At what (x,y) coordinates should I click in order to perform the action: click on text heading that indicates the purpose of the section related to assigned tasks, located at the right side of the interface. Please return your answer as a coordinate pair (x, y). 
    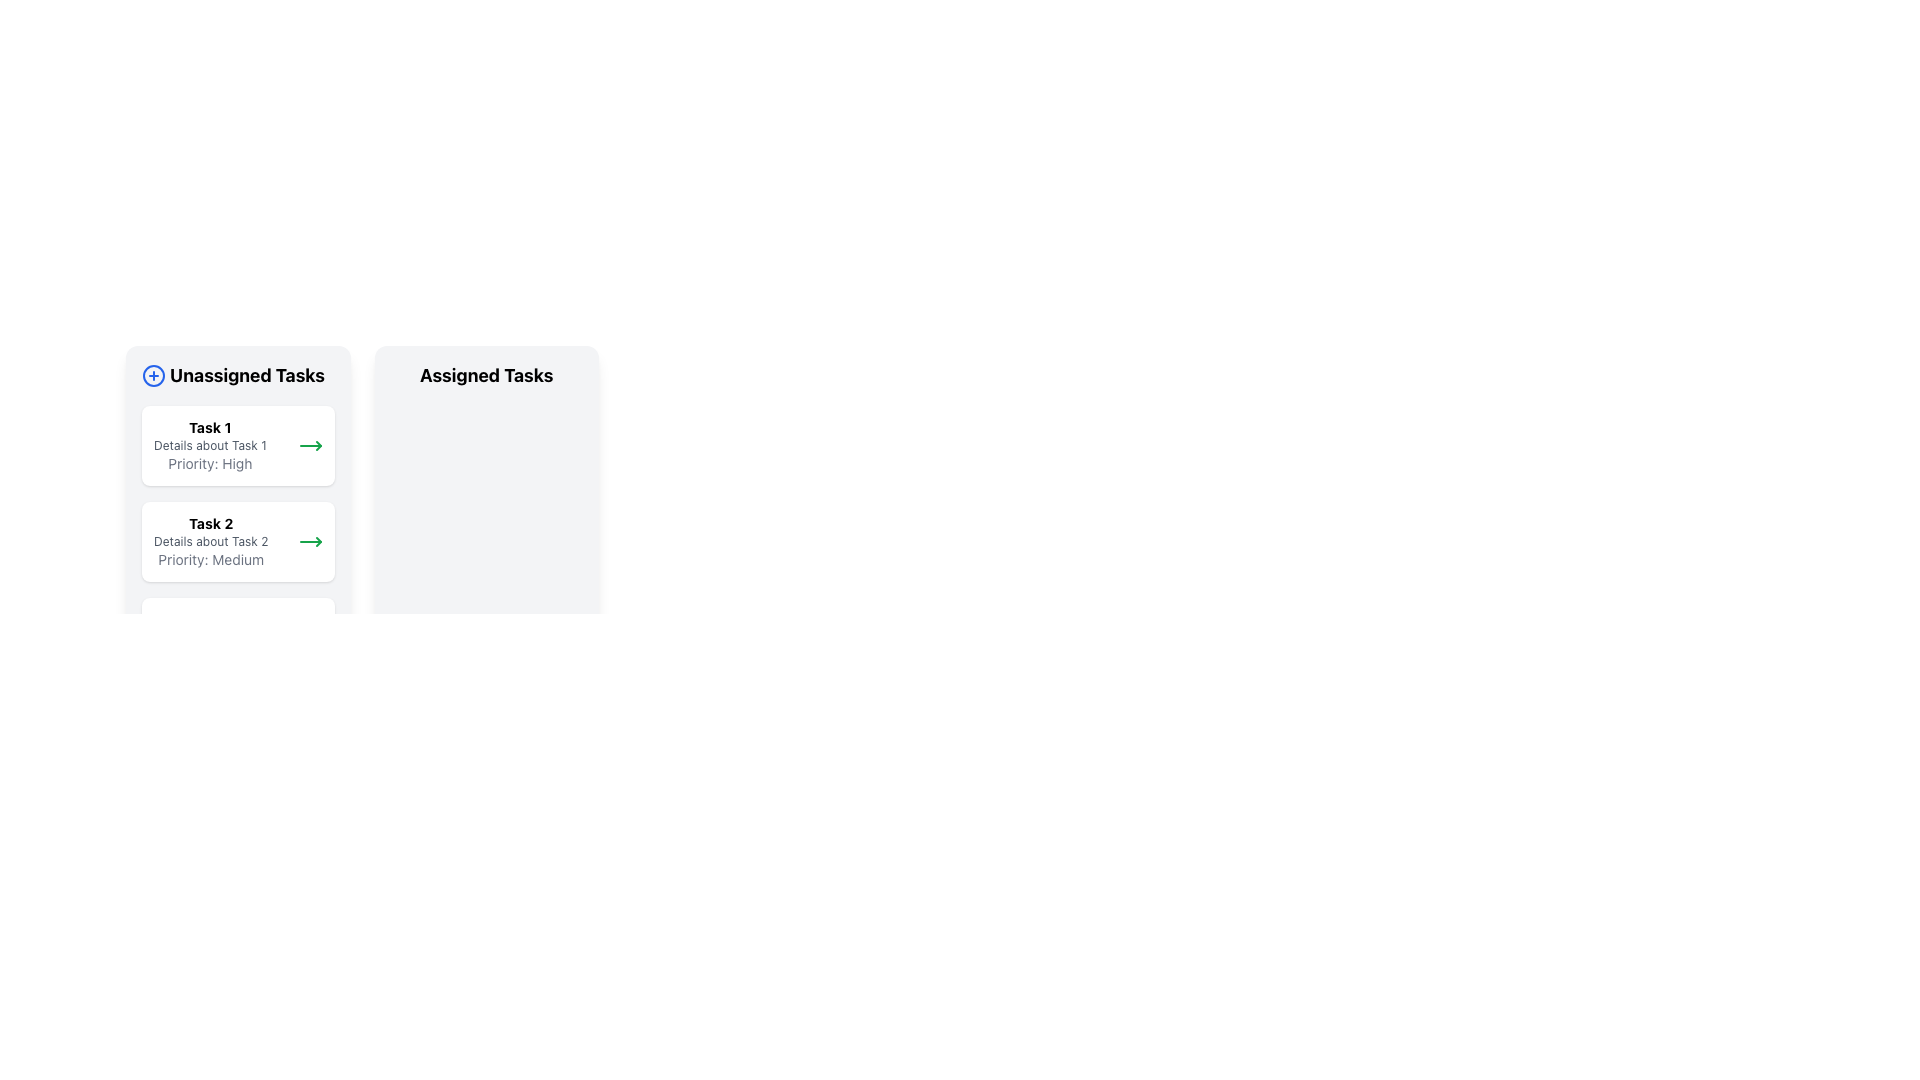
    Looking at the image, I should click on (486, 375).